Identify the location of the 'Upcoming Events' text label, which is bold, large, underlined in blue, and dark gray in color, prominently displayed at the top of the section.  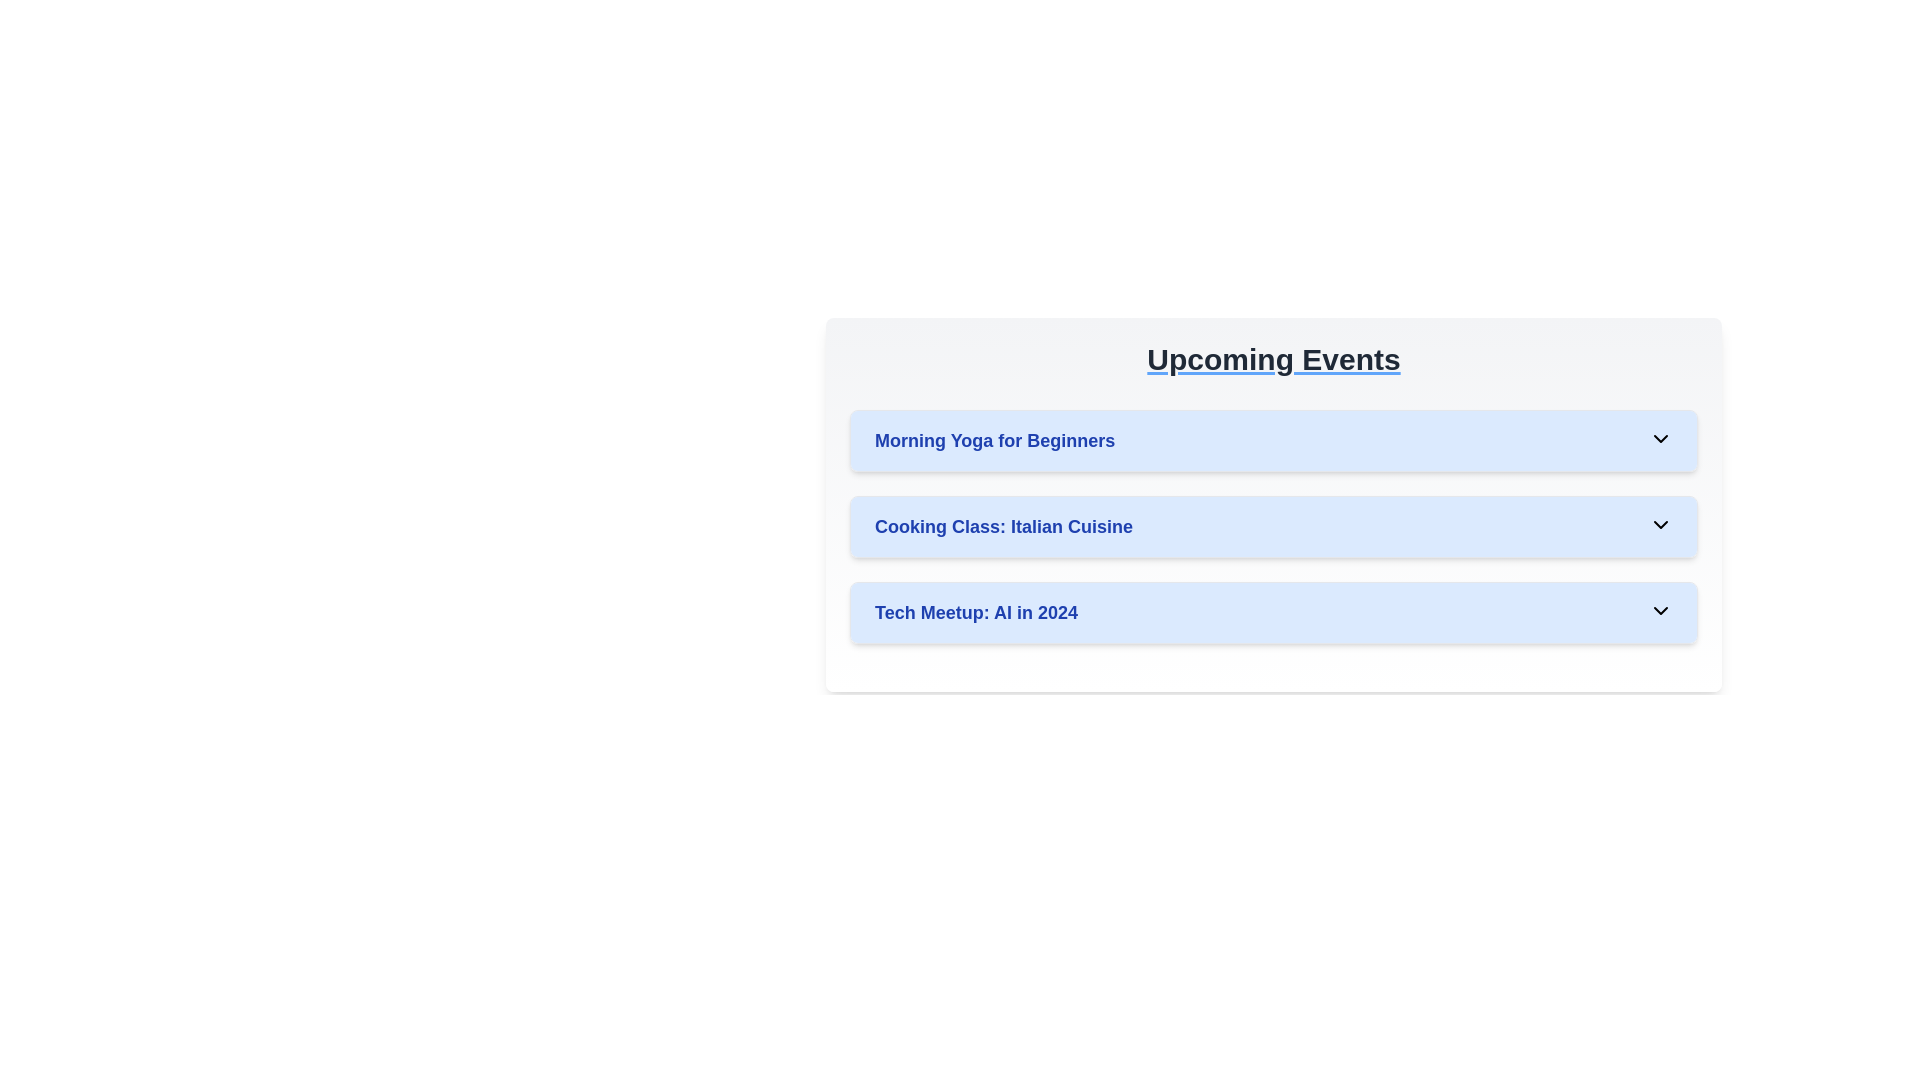
(1272, 357).